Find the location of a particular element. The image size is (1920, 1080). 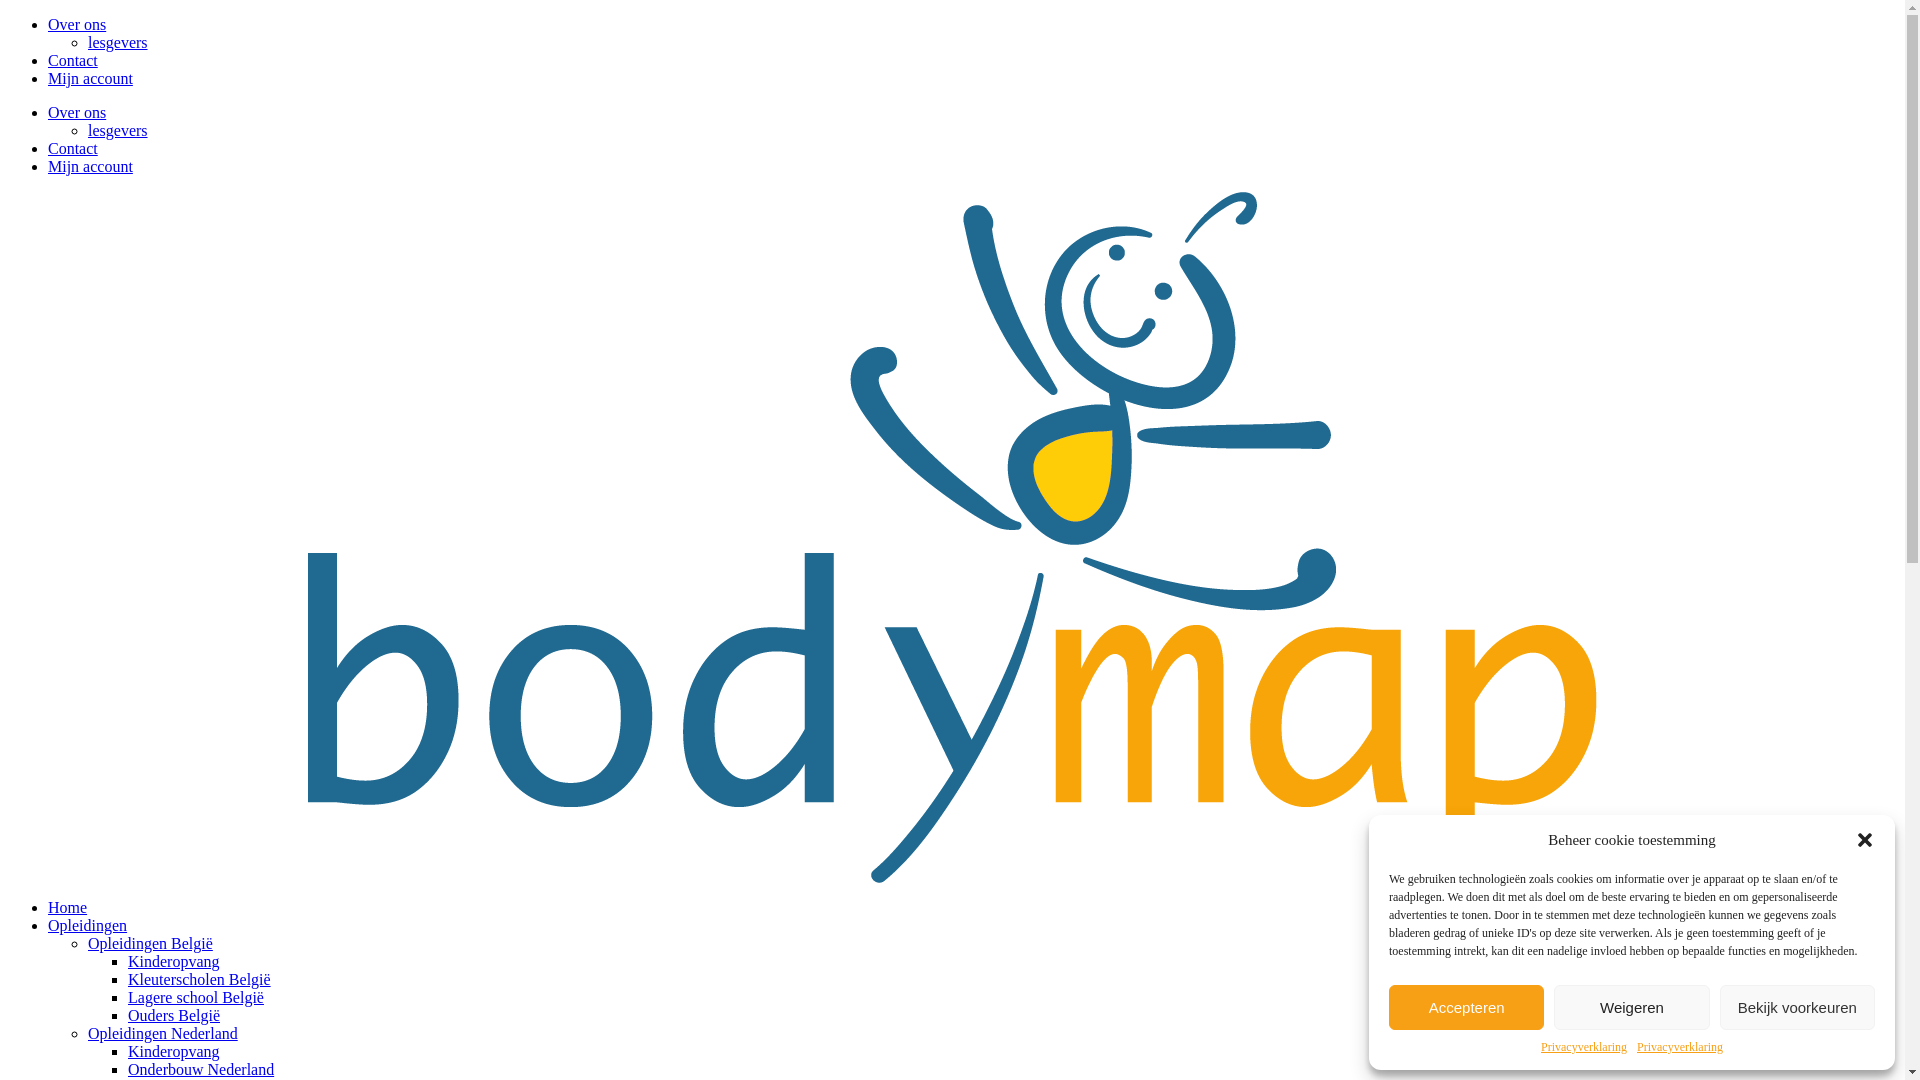

'Opleidingen' is located at coordinates (86, 925).